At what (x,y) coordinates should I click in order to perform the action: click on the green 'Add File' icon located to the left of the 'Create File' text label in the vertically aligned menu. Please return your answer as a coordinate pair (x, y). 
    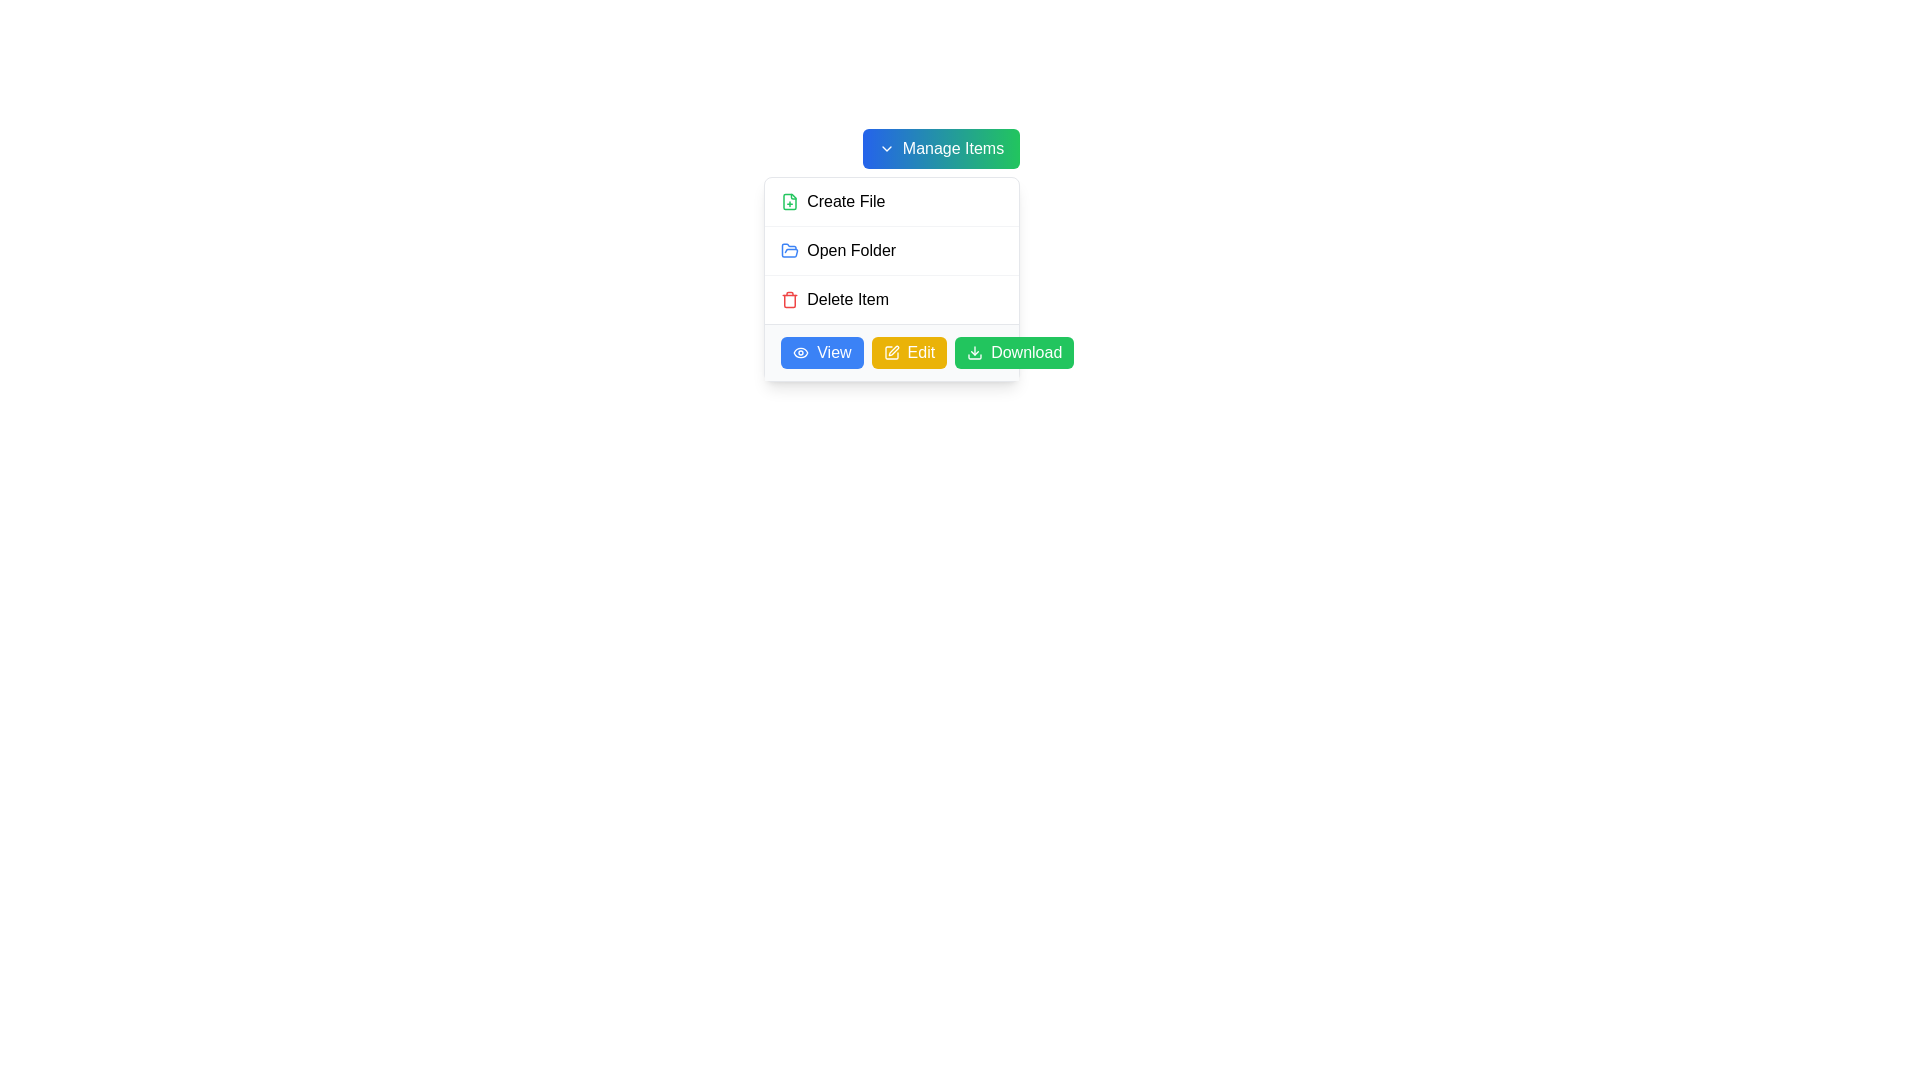
    Looking at the image, I should click on (789, 201).